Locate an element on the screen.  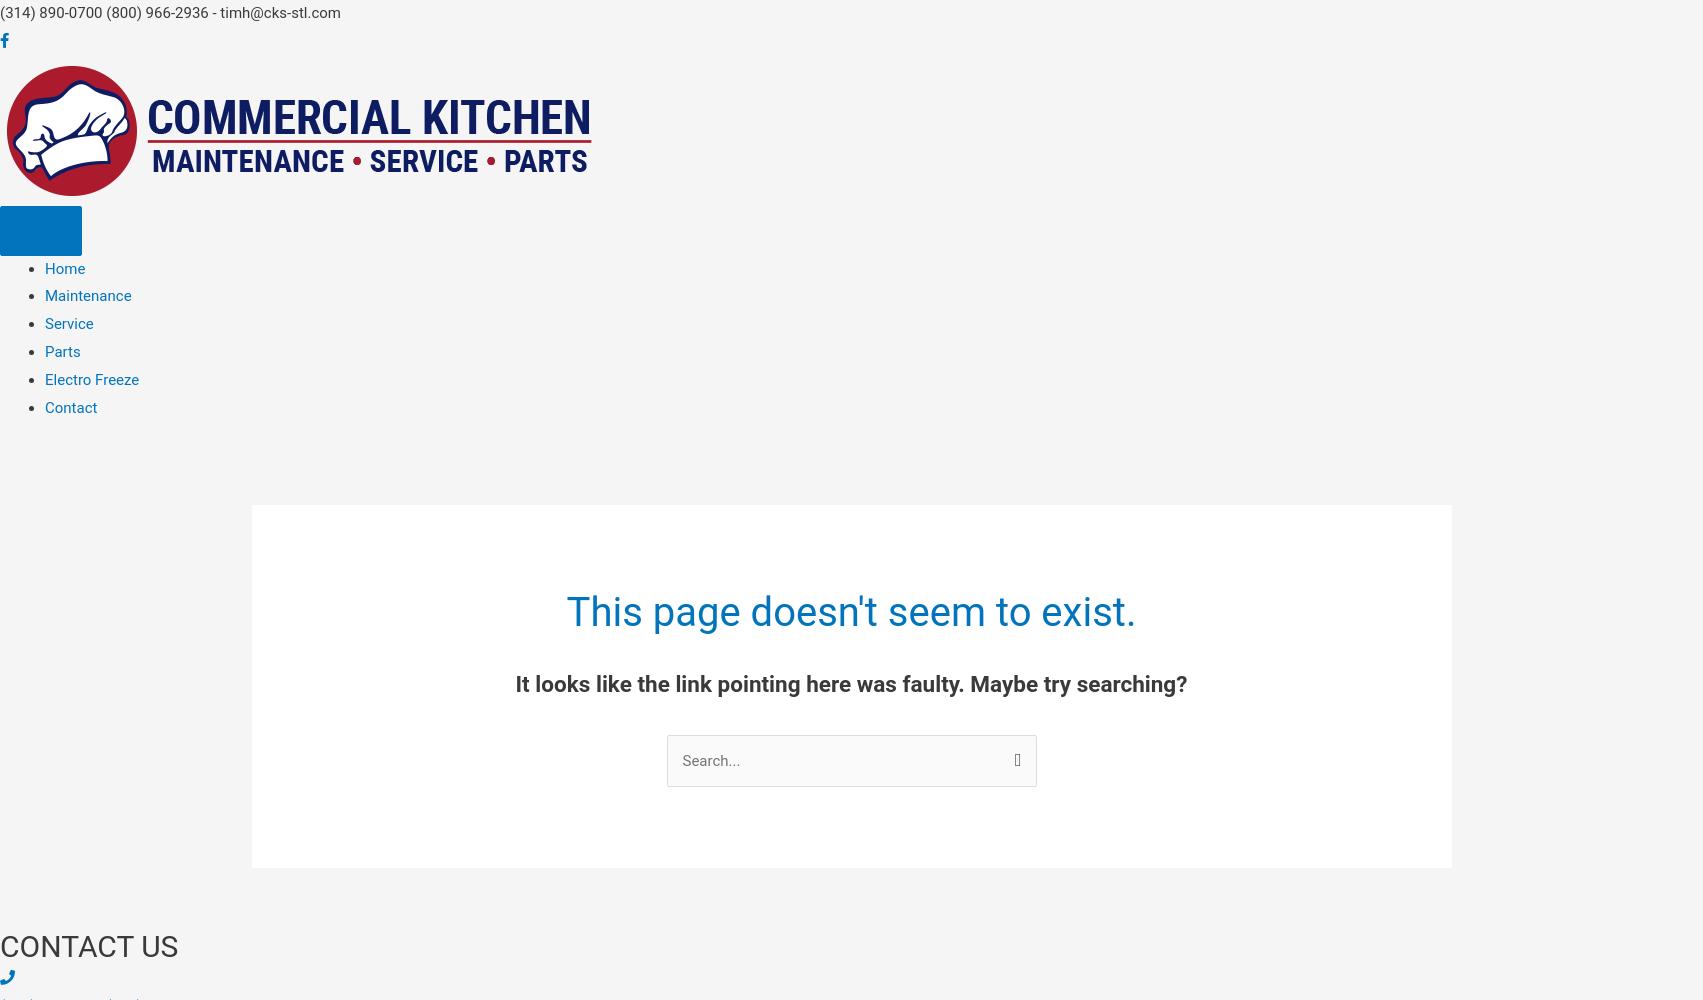
'This page doesn't seem to exist.' is located at coordinates (565, 611).